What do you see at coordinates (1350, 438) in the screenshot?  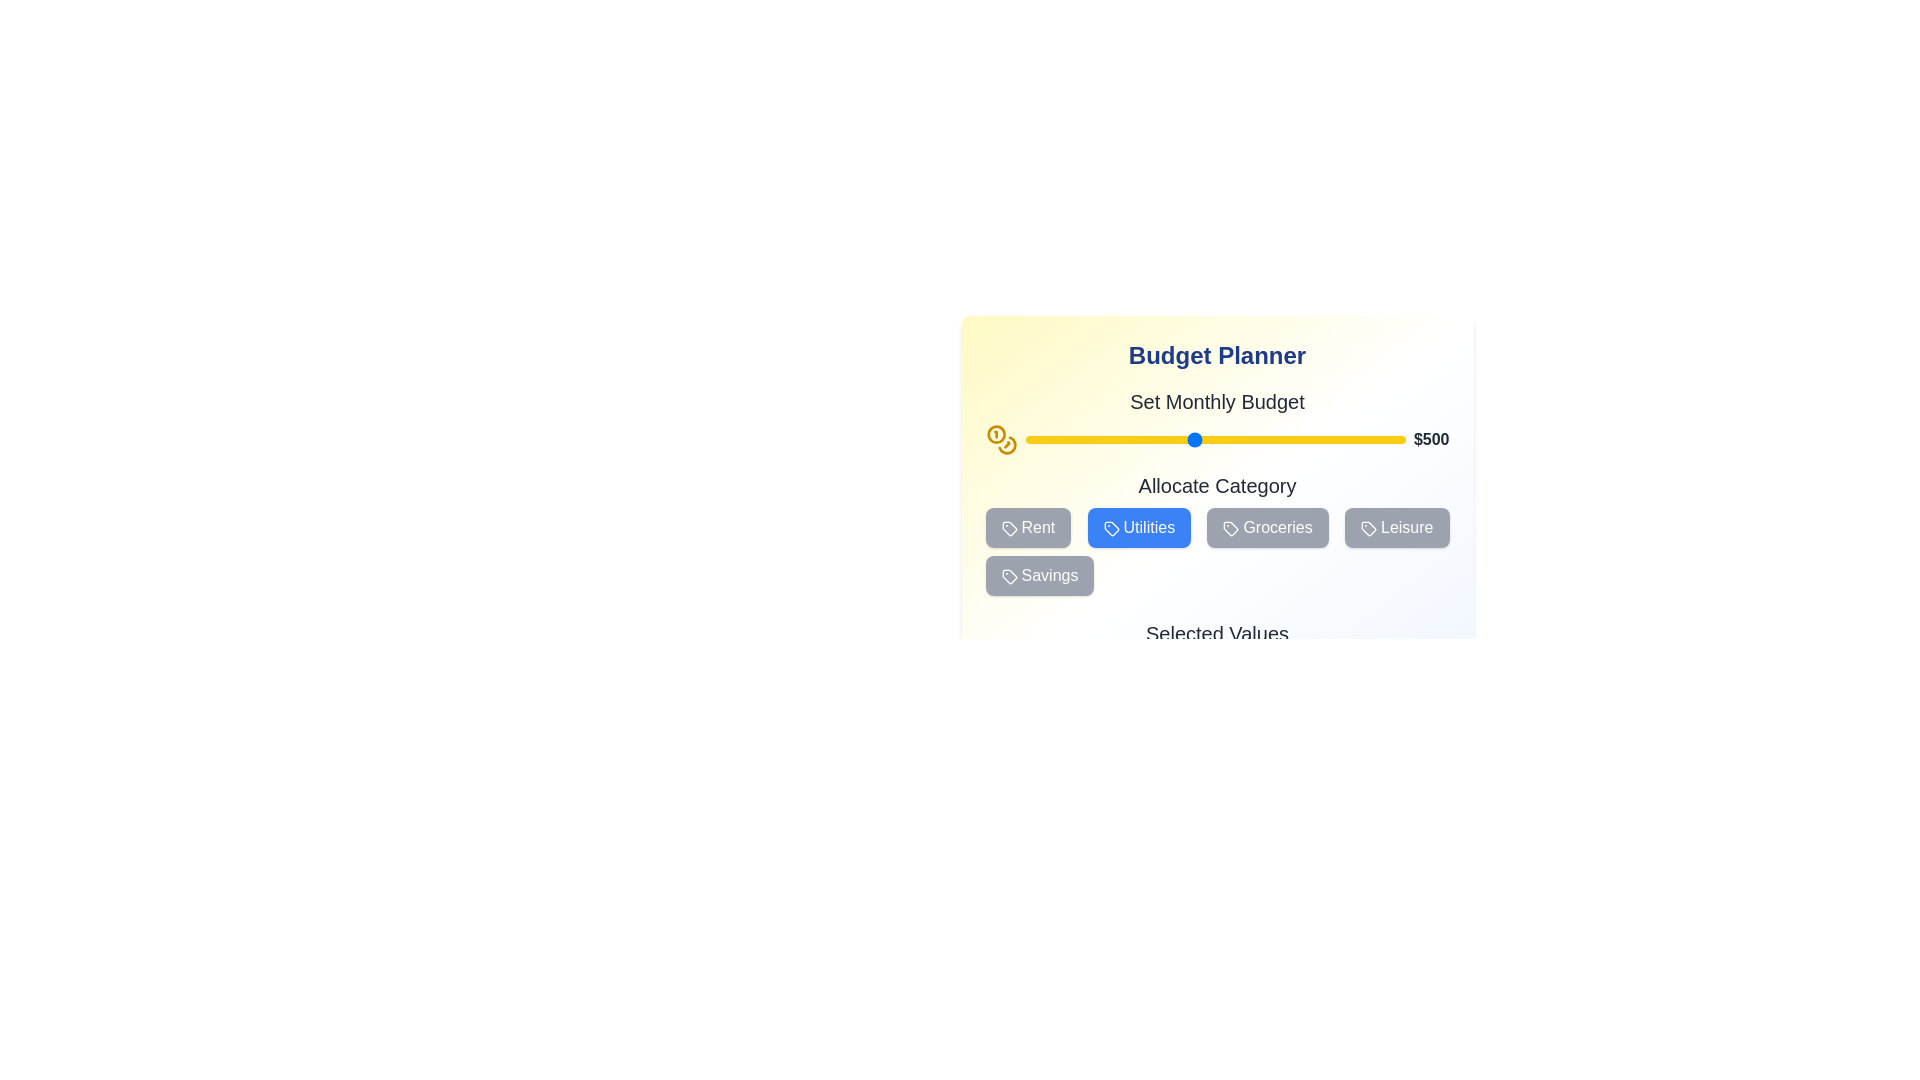 I see `the budget slider` at bounding box center [1350, 438].